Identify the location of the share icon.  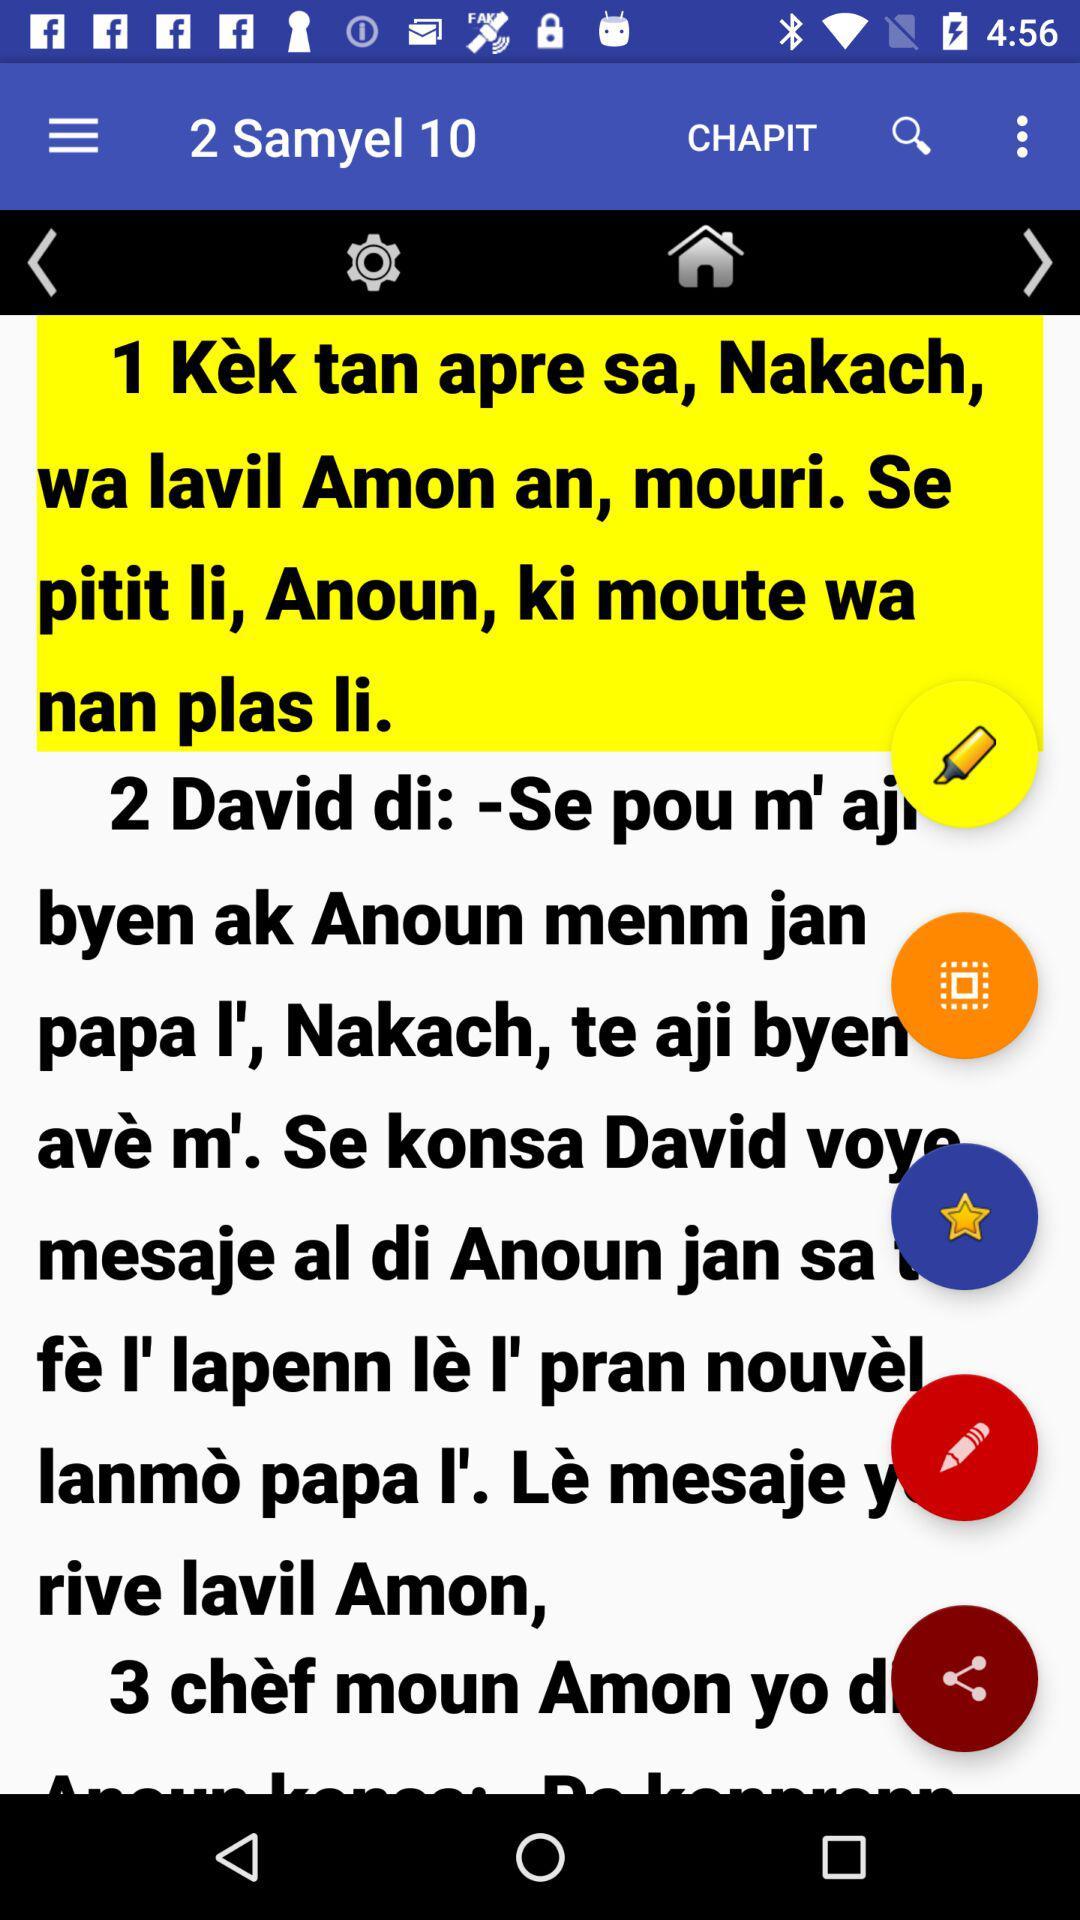
(963, 1678).